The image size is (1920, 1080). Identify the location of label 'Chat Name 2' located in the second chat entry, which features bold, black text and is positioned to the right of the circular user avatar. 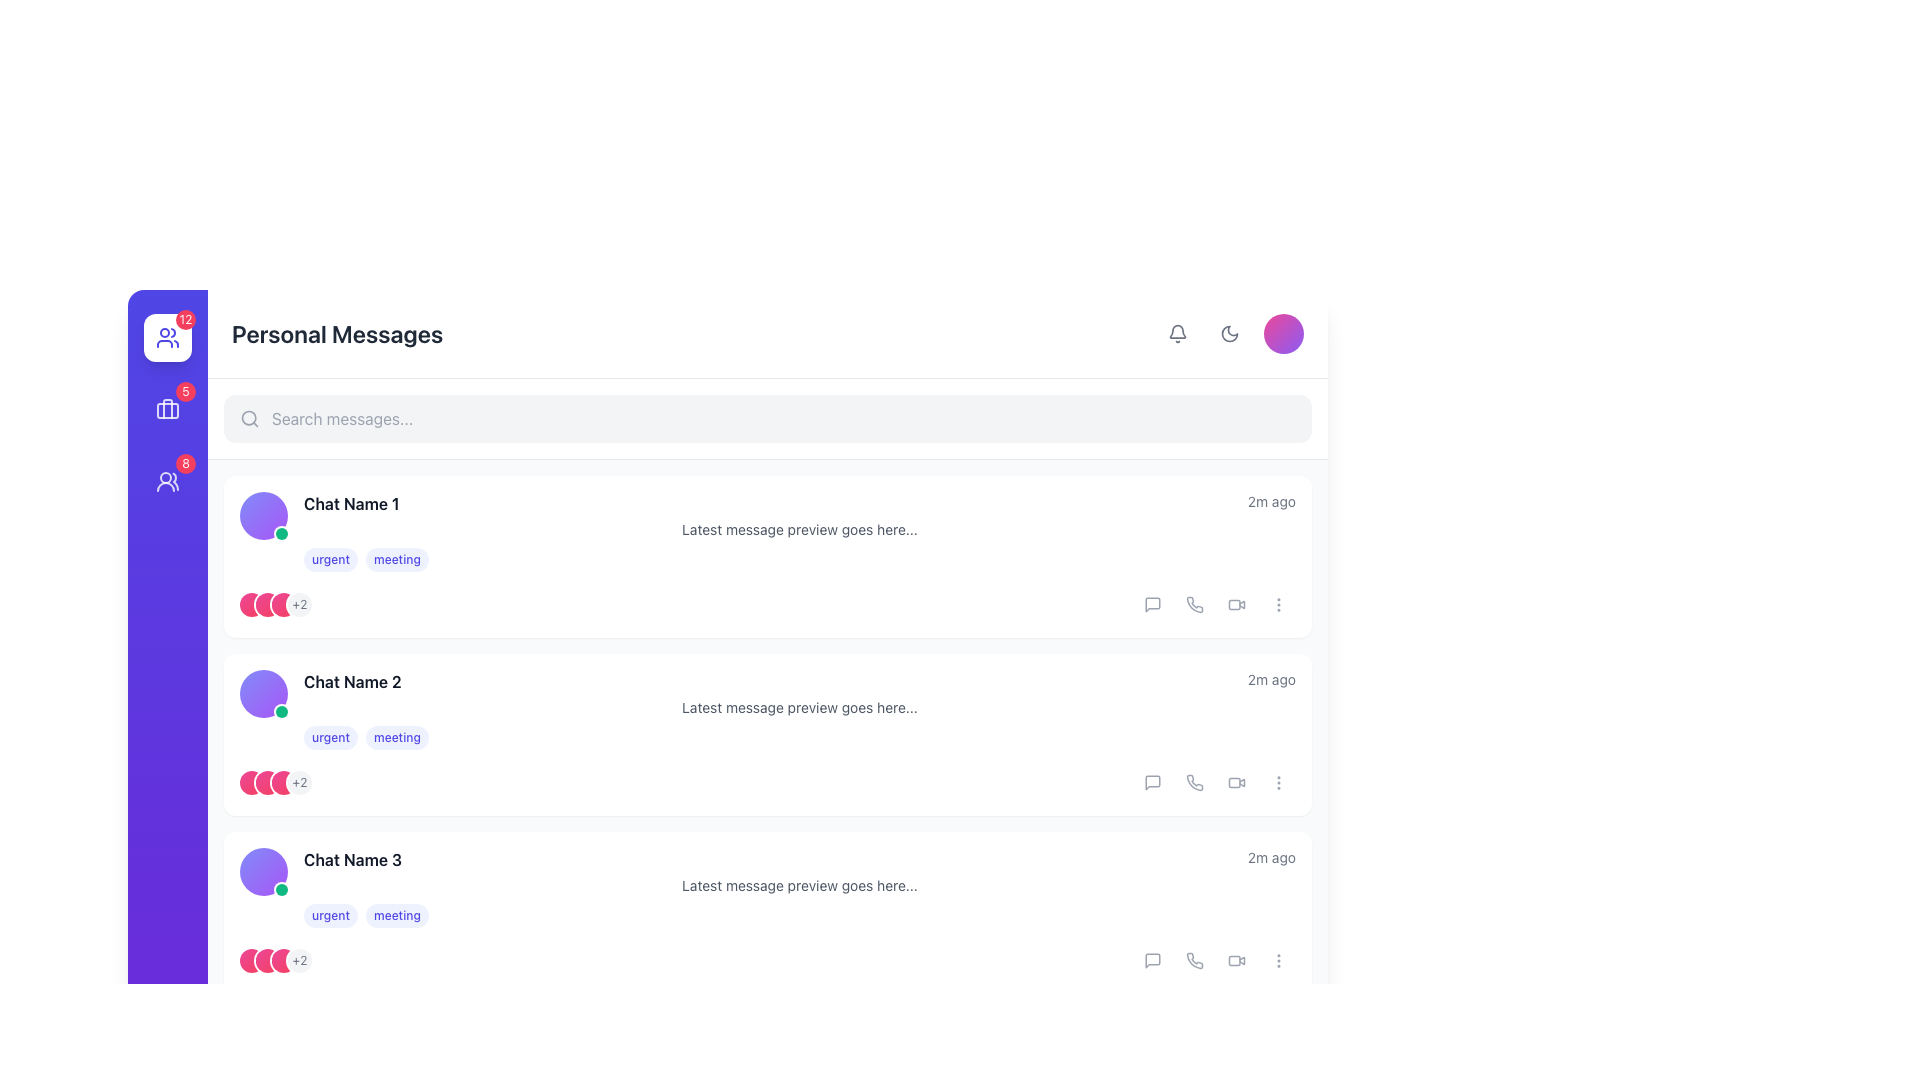
(352, 681).